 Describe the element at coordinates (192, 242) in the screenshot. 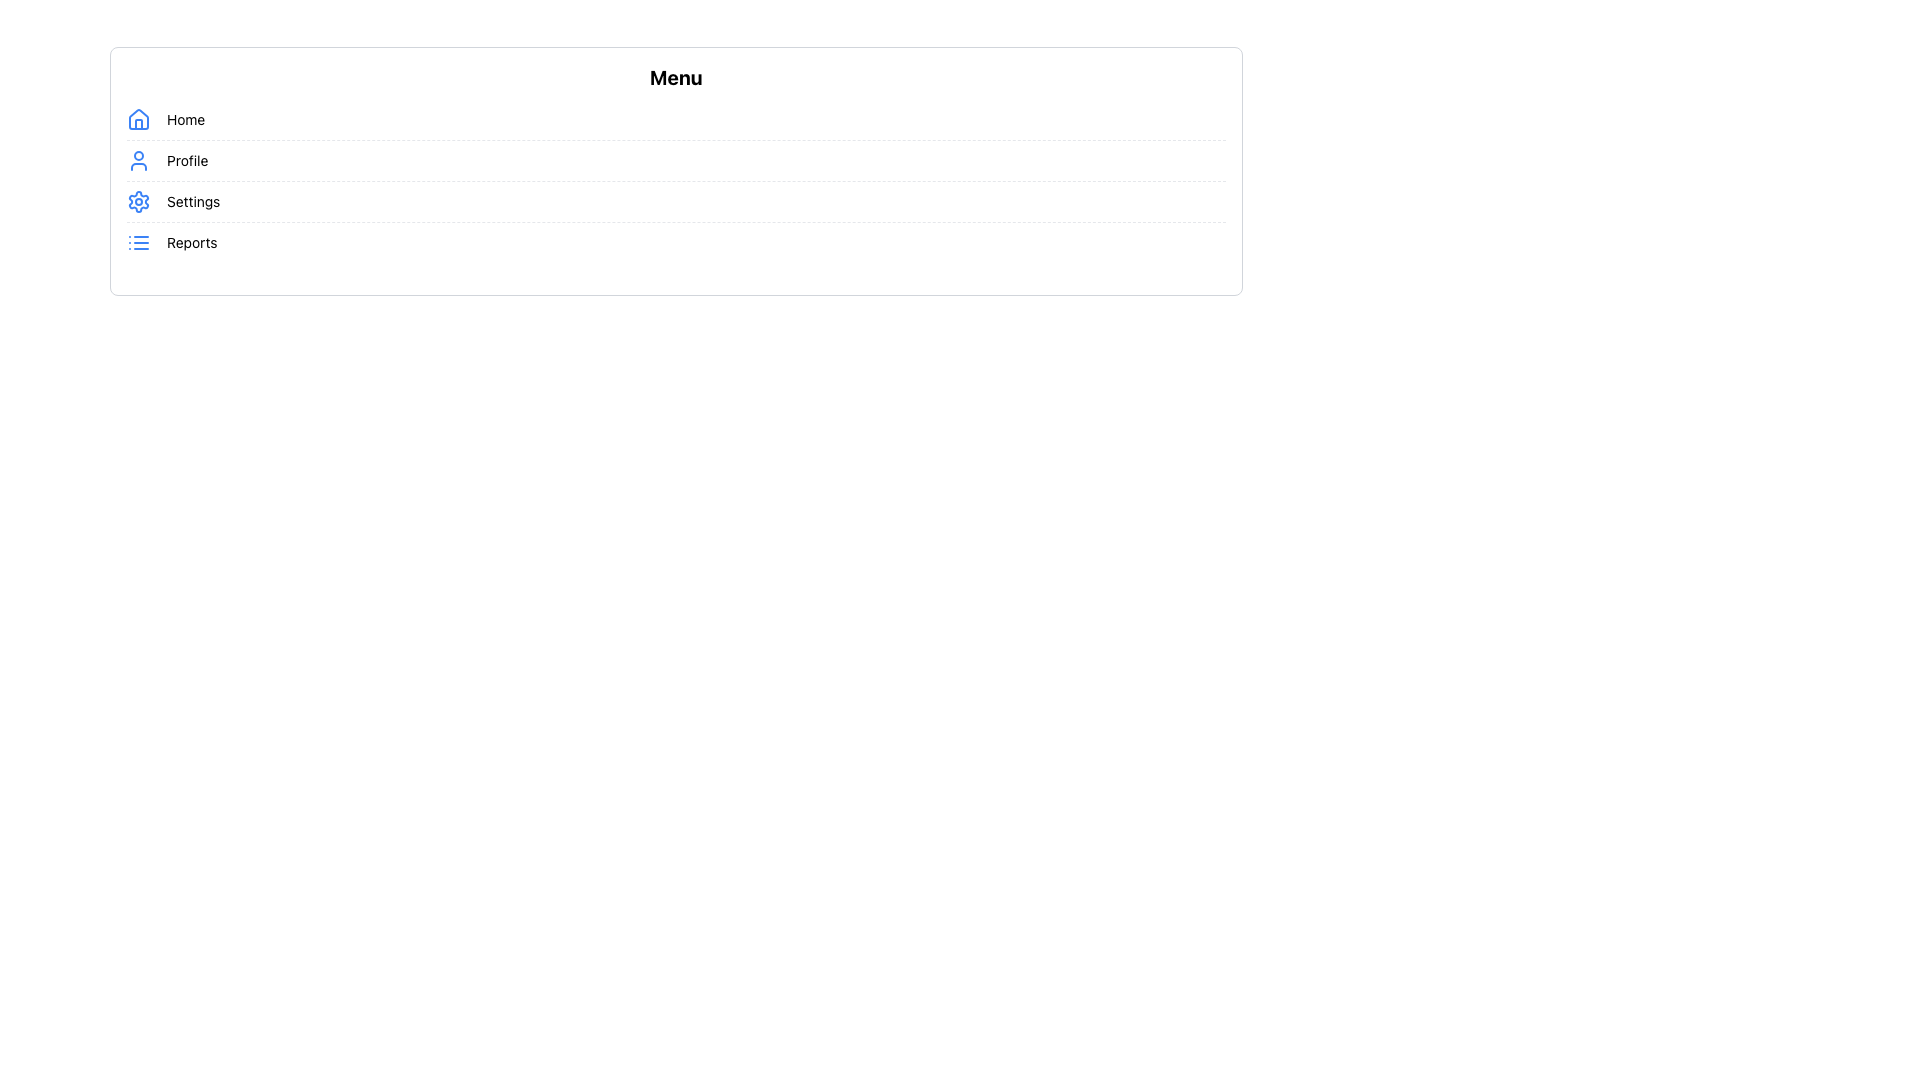

I see `the 'Reports' text label in the vertical menu list` at that location.